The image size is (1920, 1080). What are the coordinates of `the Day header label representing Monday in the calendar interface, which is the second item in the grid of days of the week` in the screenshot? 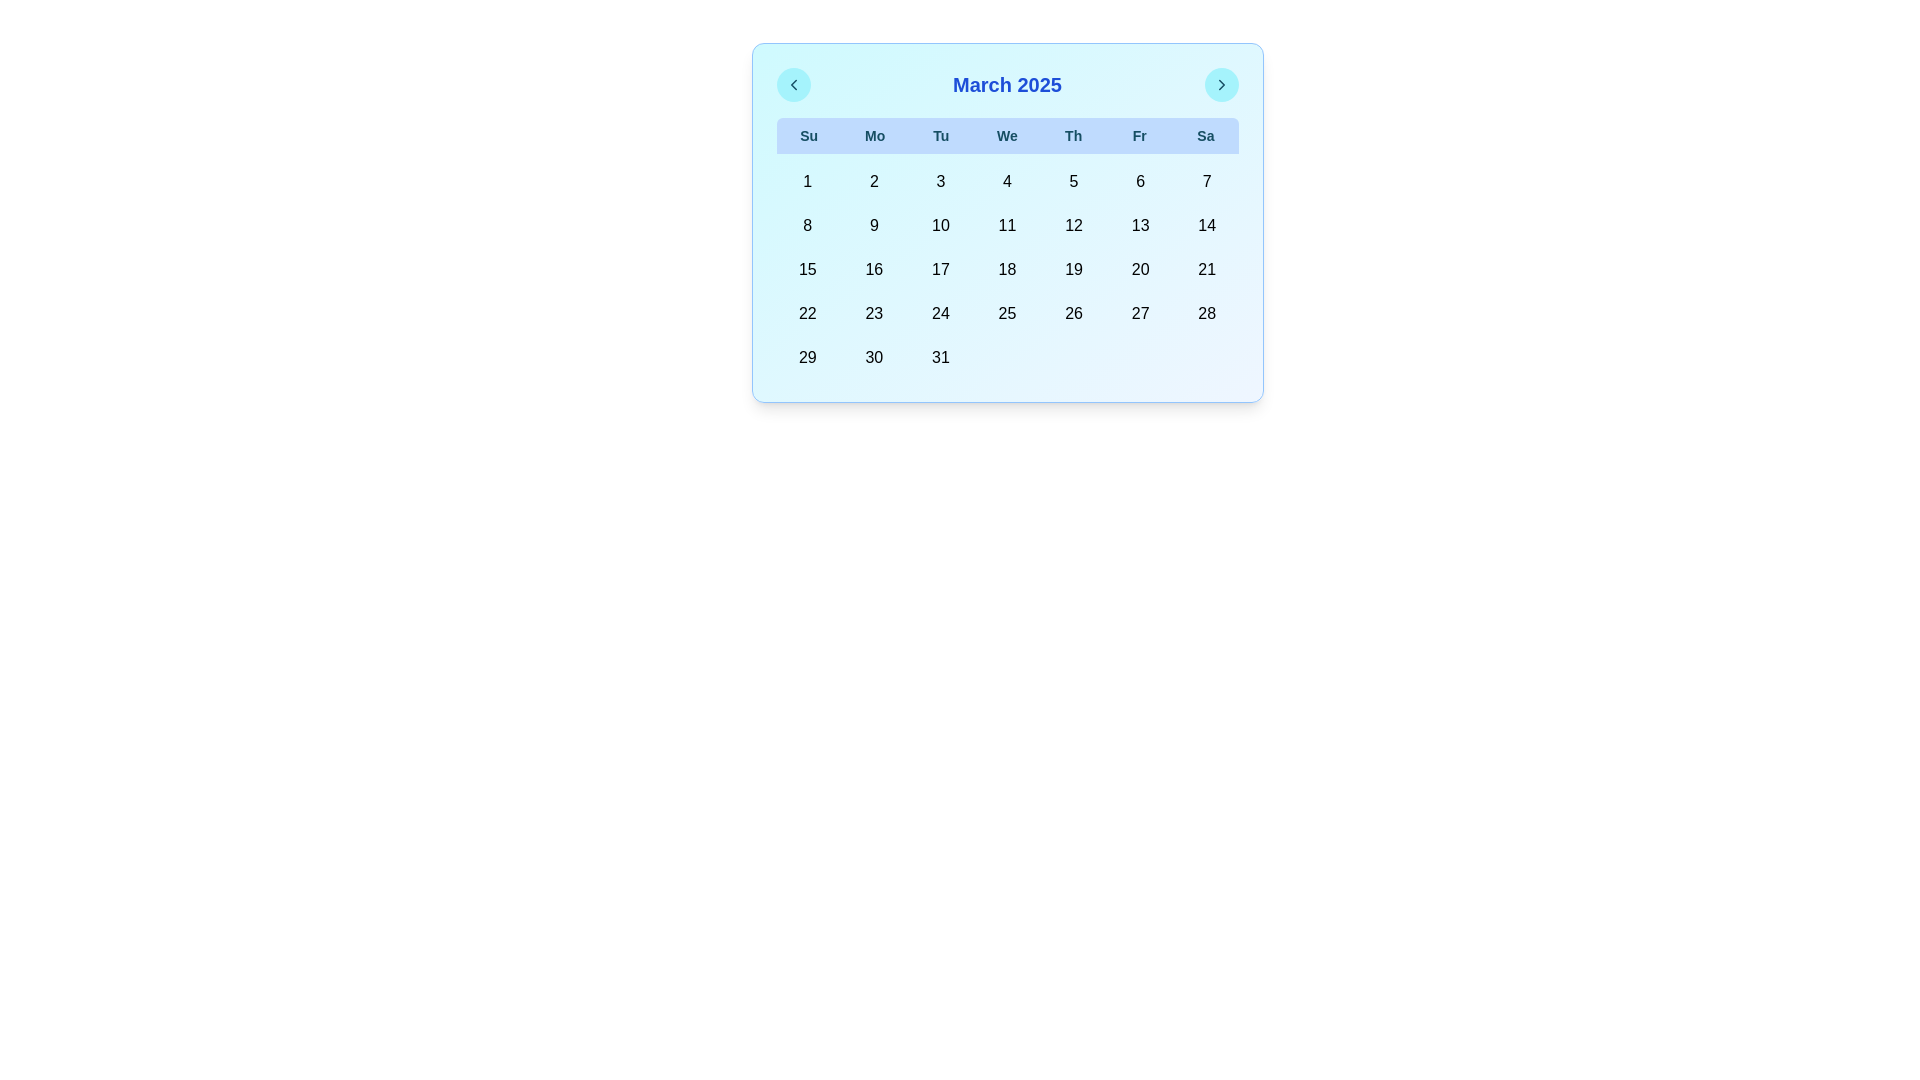 It's located at (875, 135).